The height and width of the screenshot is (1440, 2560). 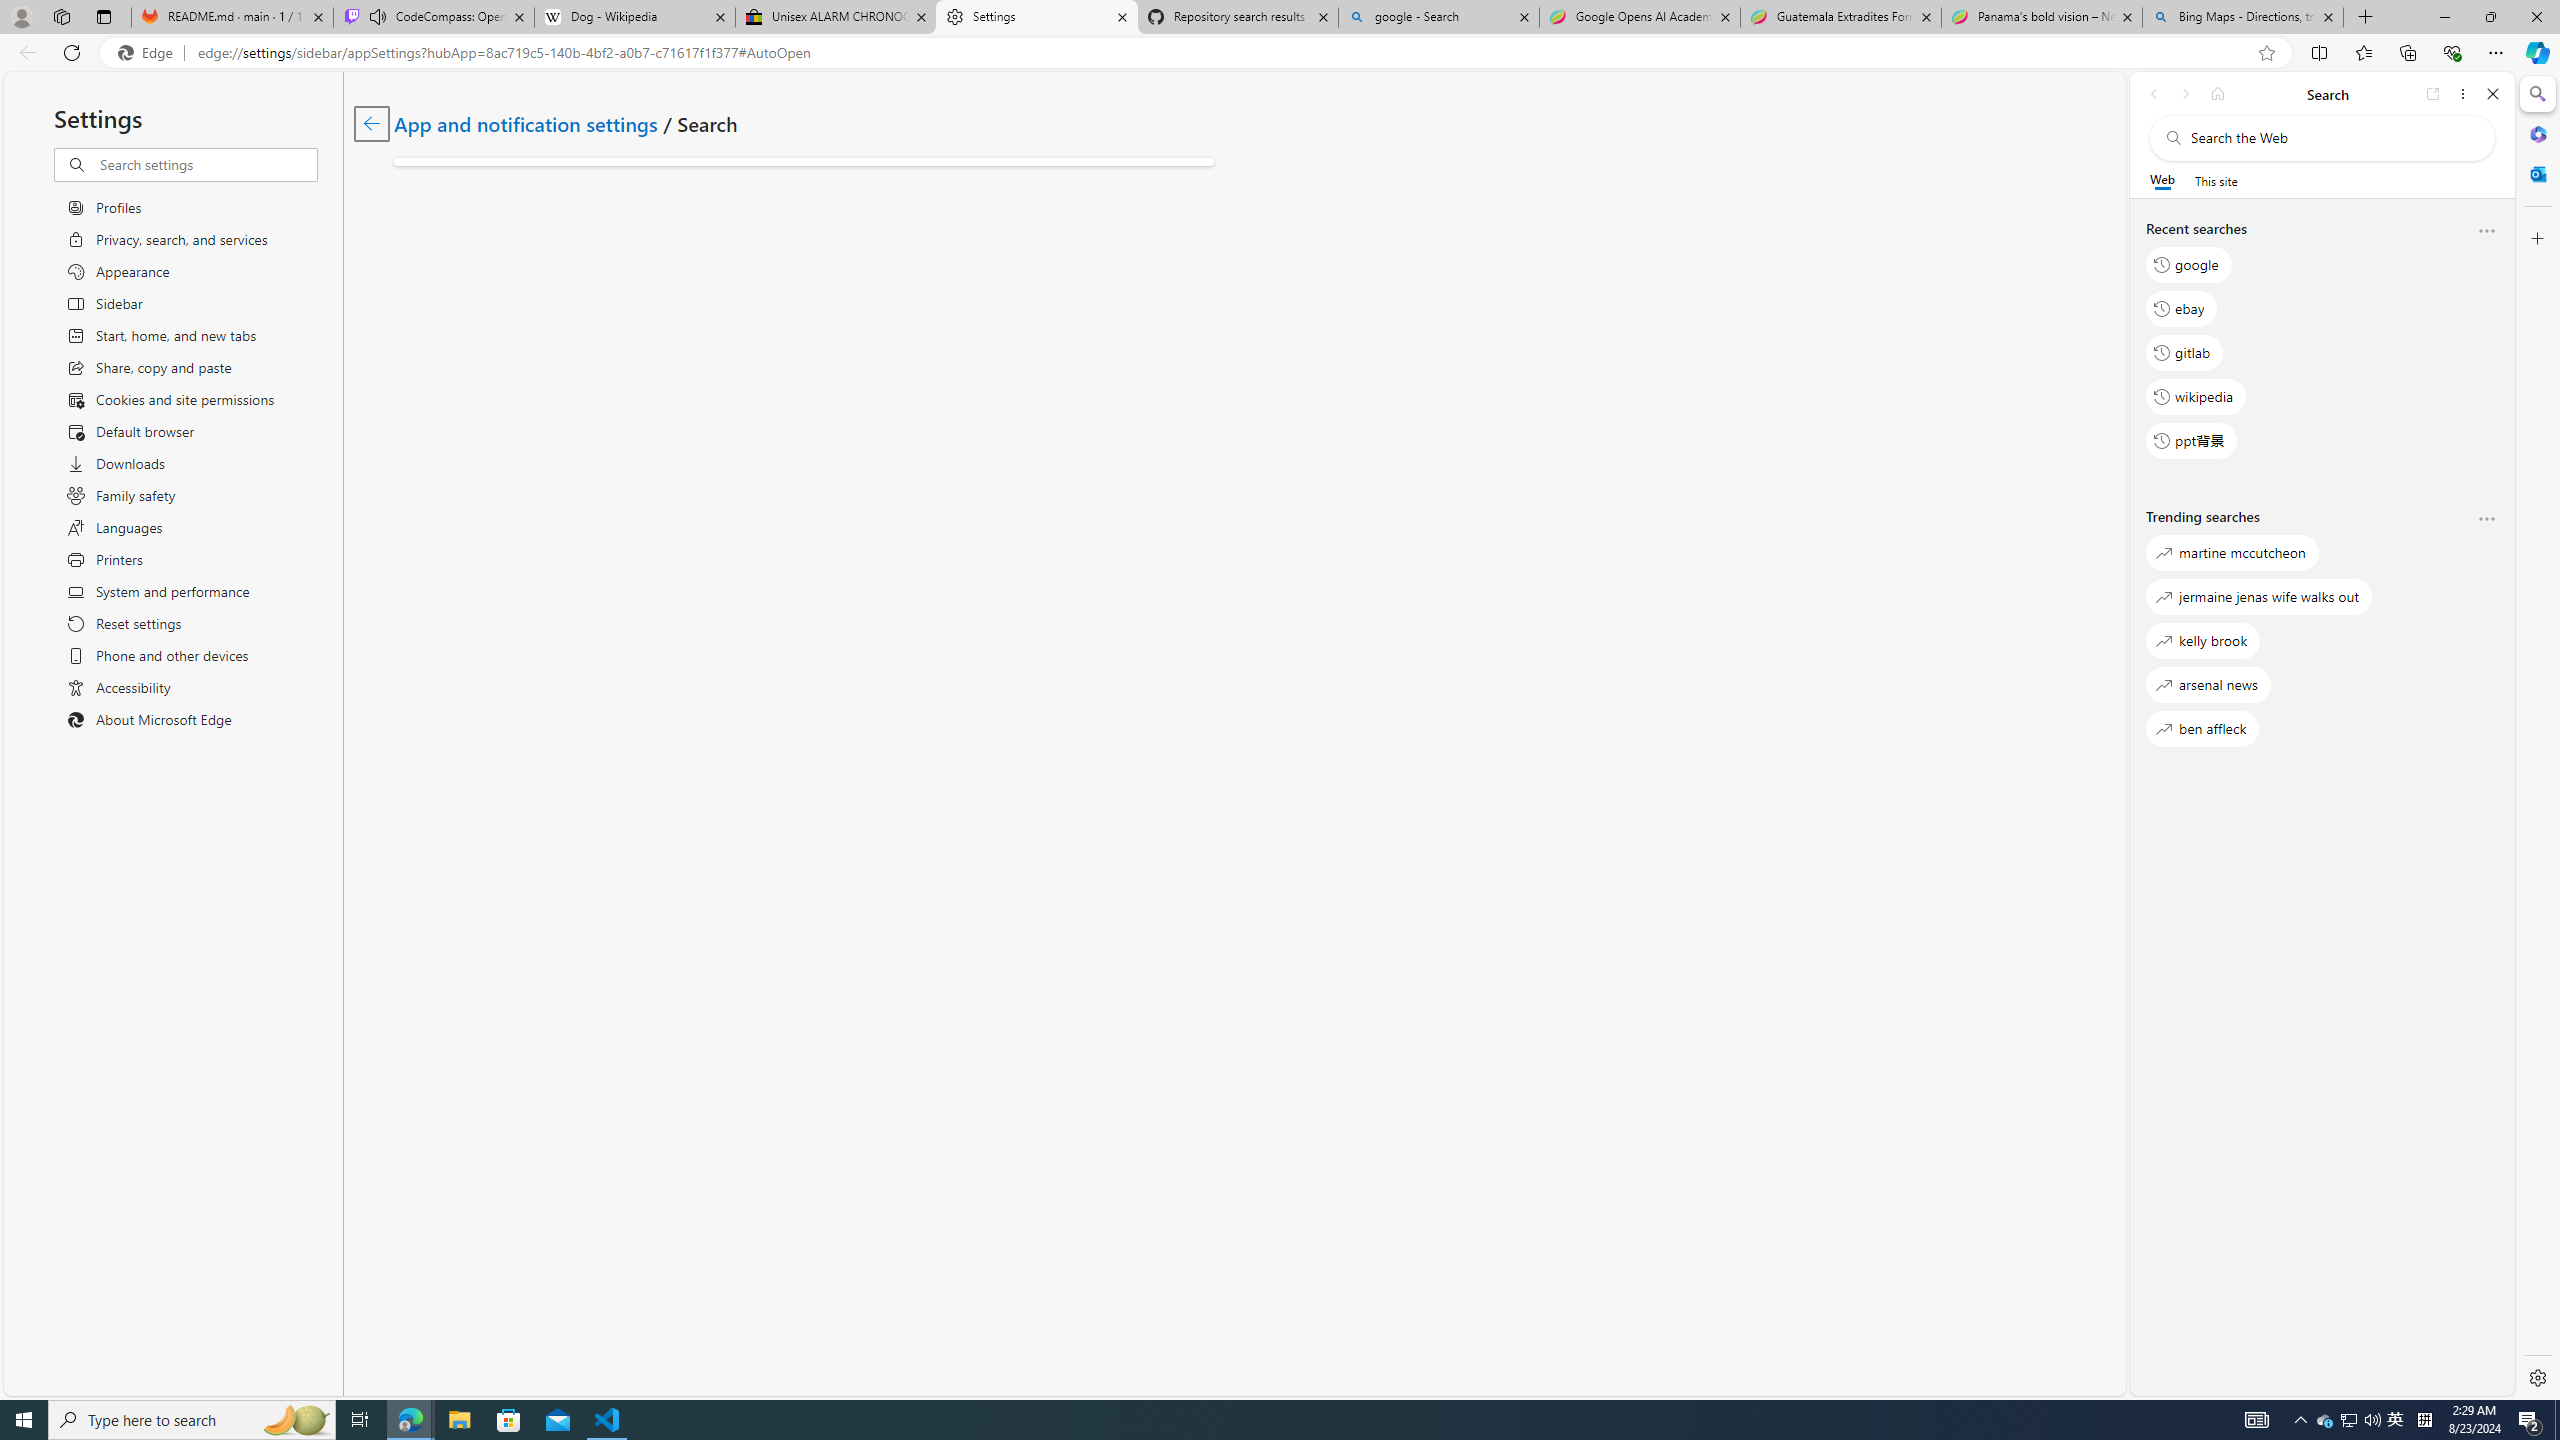 I want to click on 'martine mccutcheon', so click(x=2231, y=552).